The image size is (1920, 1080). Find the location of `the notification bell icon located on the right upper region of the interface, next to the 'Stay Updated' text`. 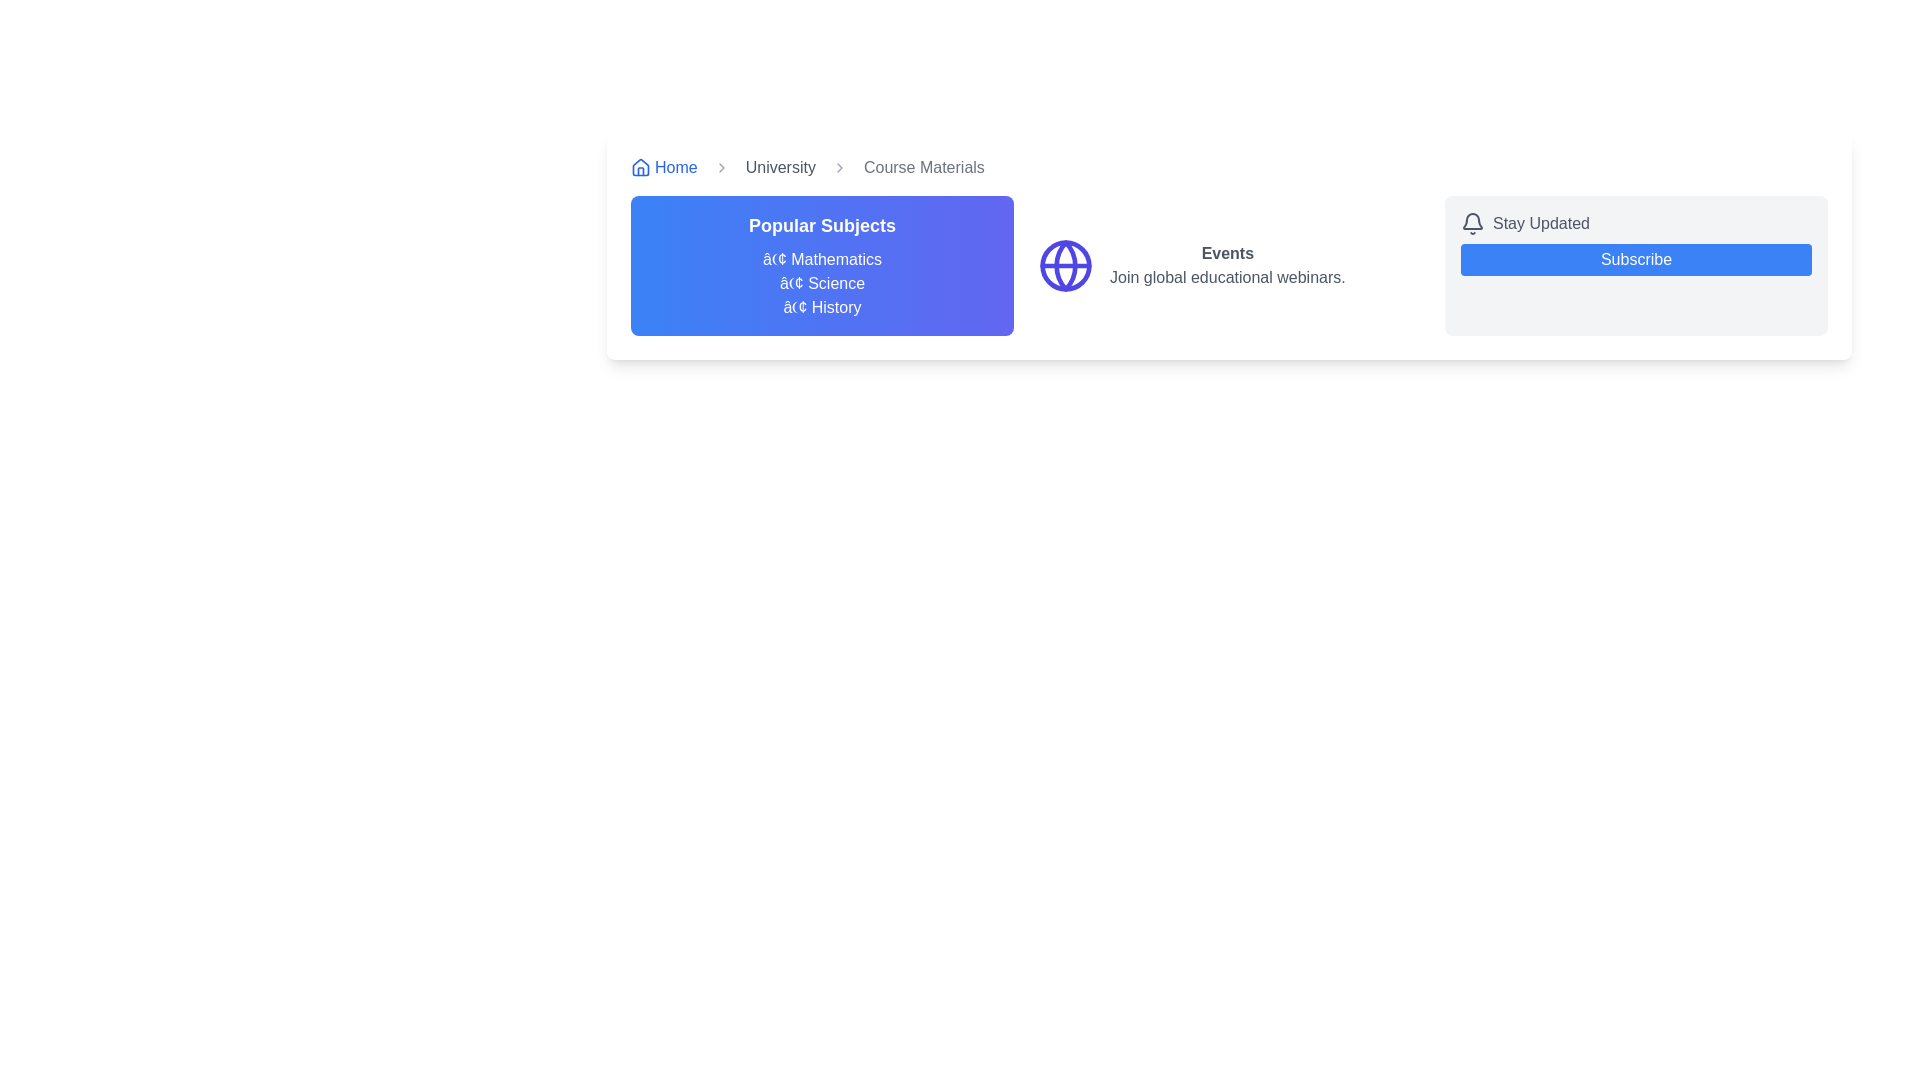

the notification bell icon located on the right upper region of the interface, next to the 'Stay Updated' text is located at coordinates (1473, 223).